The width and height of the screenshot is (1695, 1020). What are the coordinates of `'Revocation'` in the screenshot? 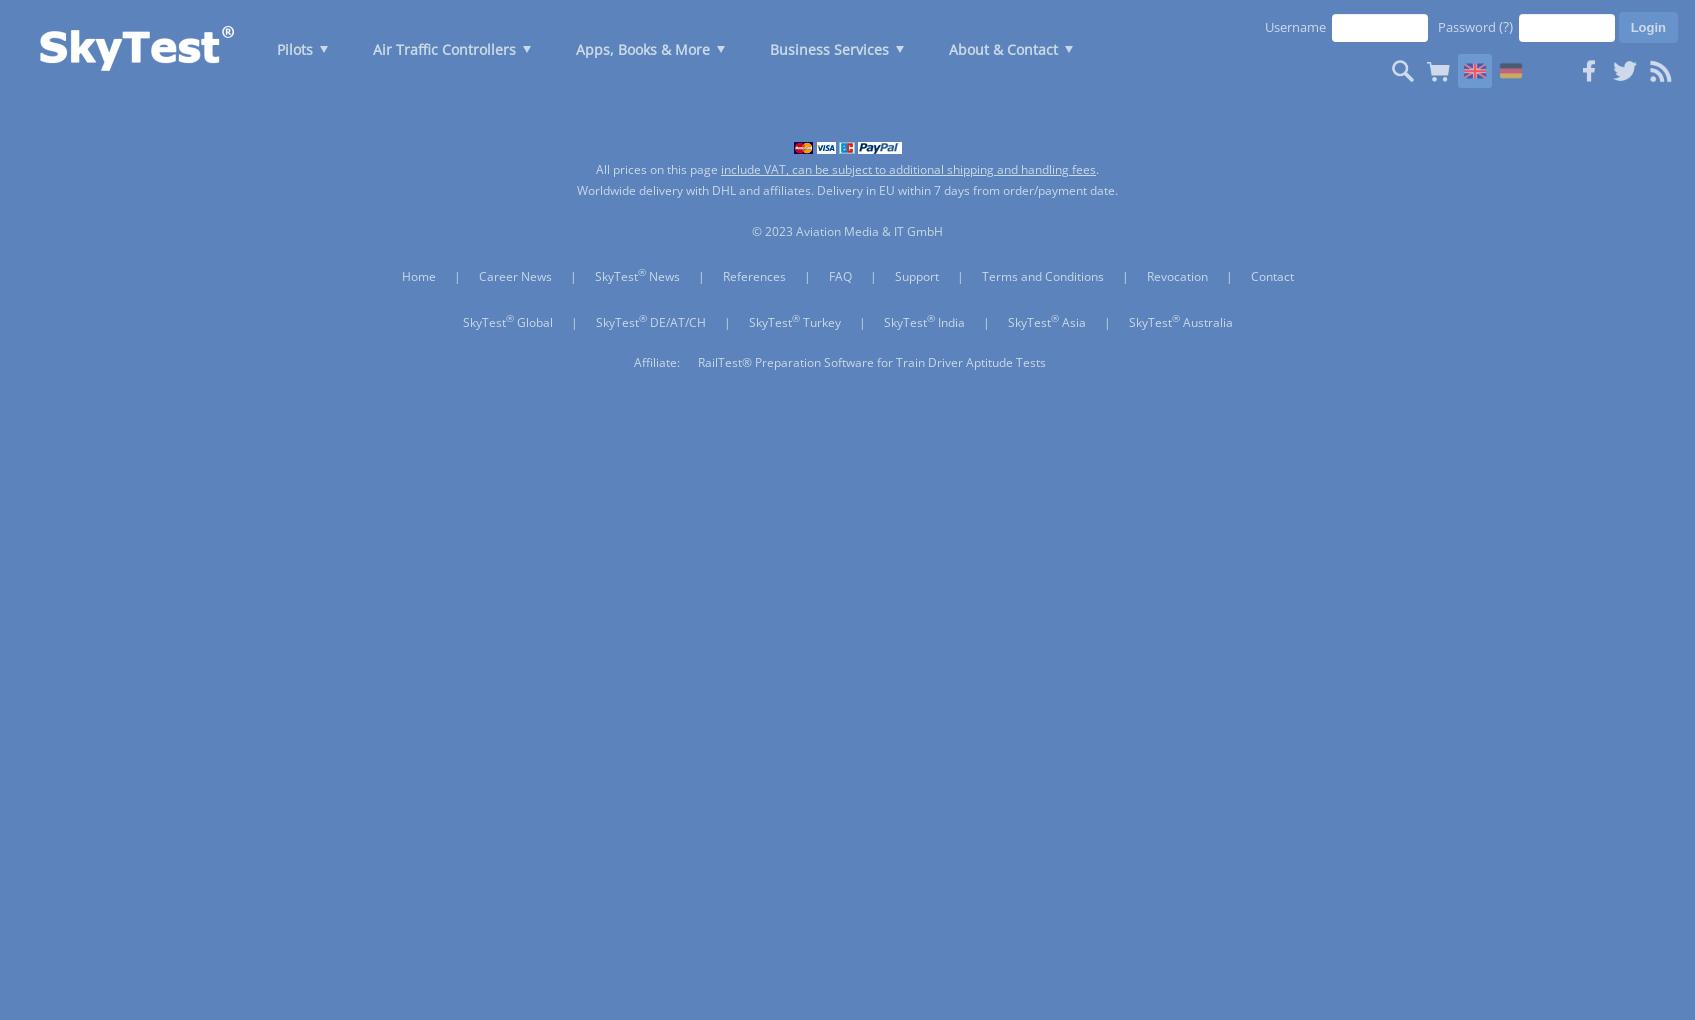 It's located at (1176, 275).